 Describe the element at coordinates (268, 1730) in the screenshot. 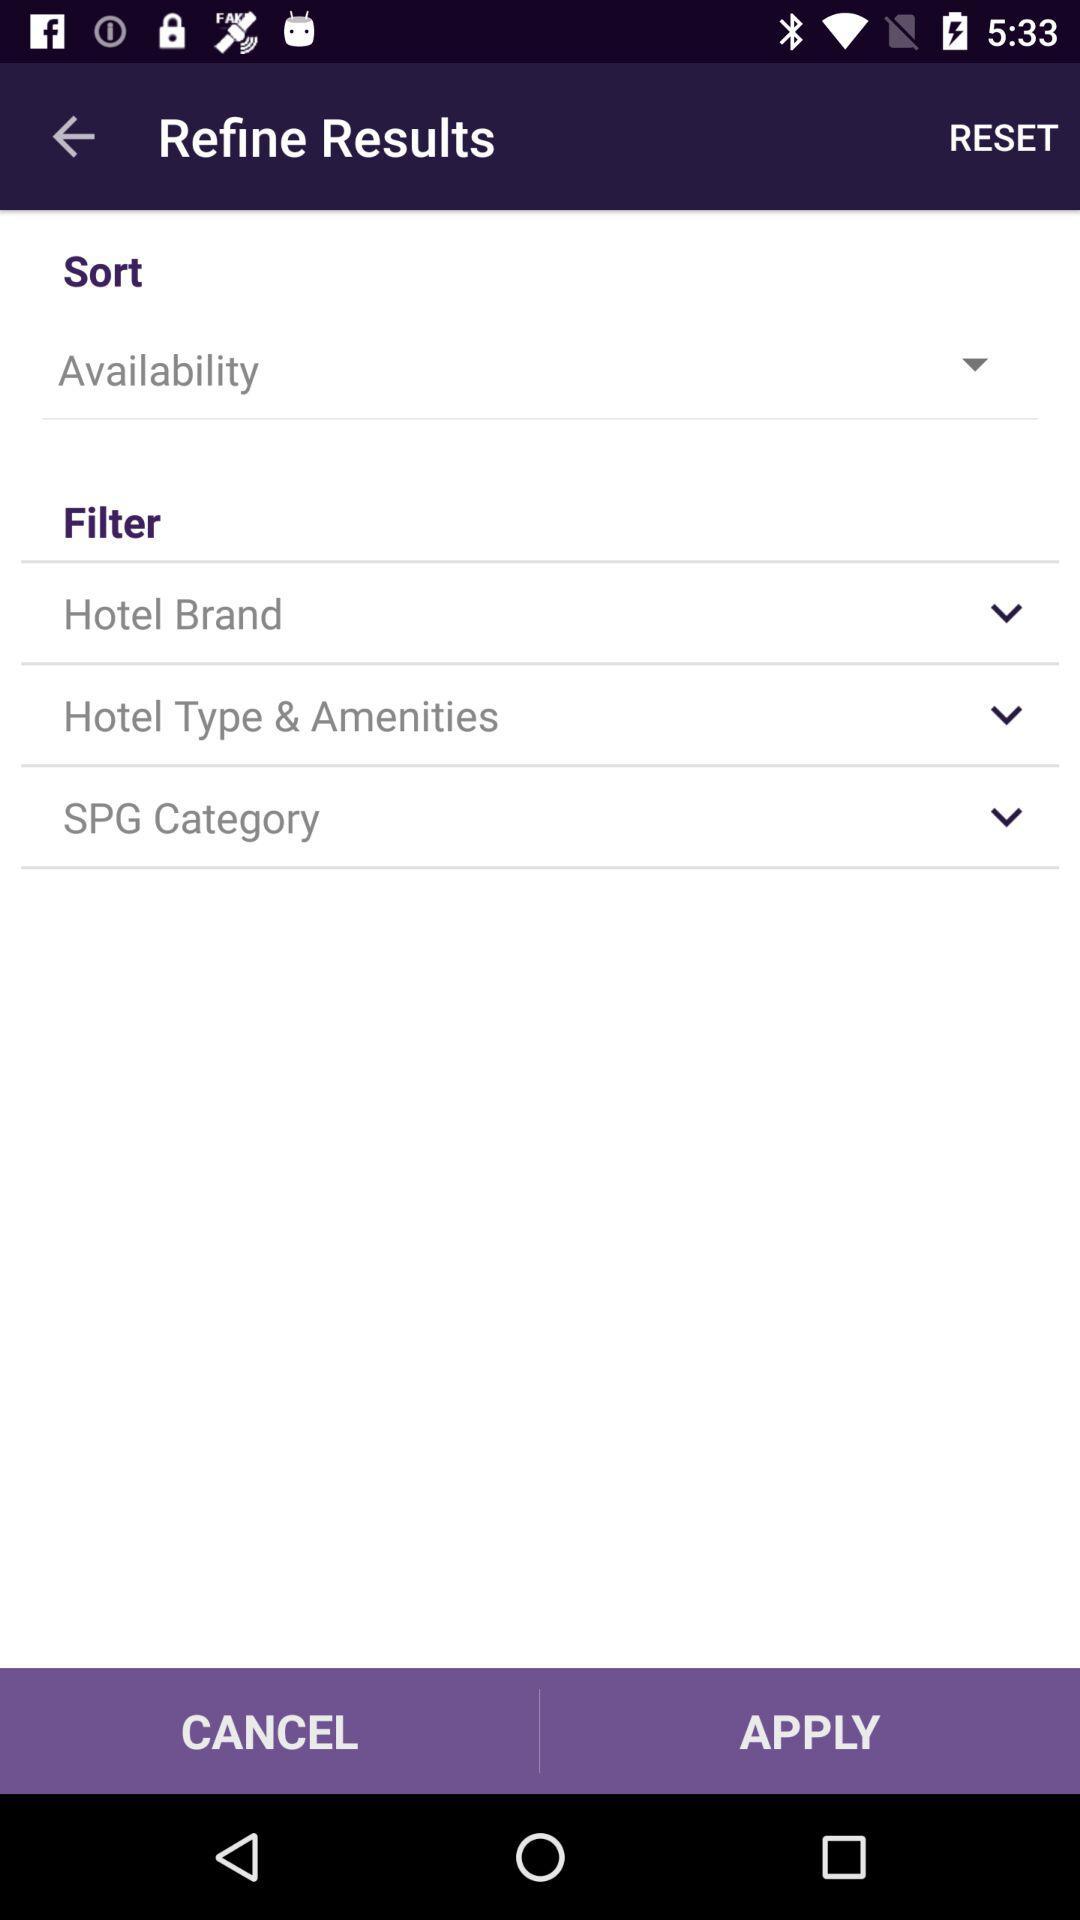

I see `the item below the spg category item` at that location.